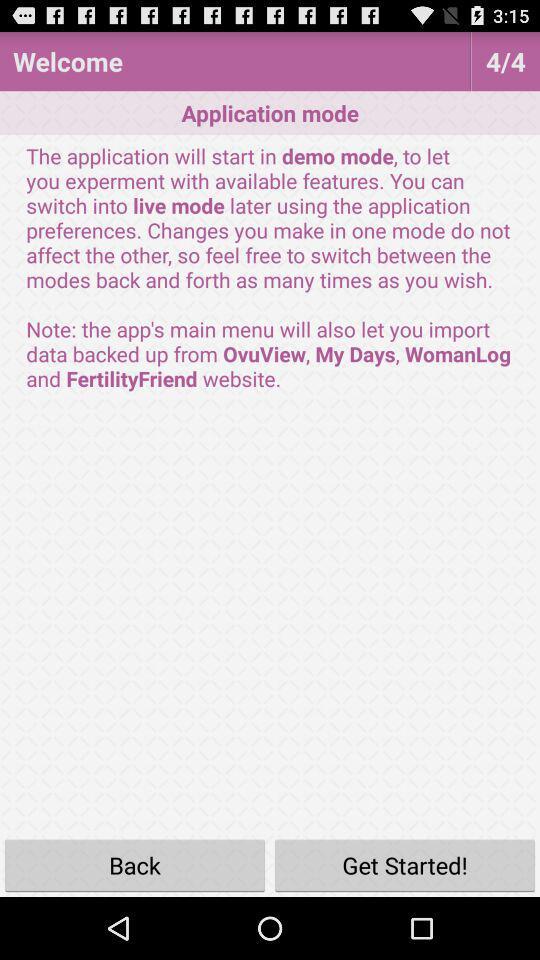  Describe the element at coordinates (135, 864) in the screenshot. I see `icon at the bottom left corner` at that location.